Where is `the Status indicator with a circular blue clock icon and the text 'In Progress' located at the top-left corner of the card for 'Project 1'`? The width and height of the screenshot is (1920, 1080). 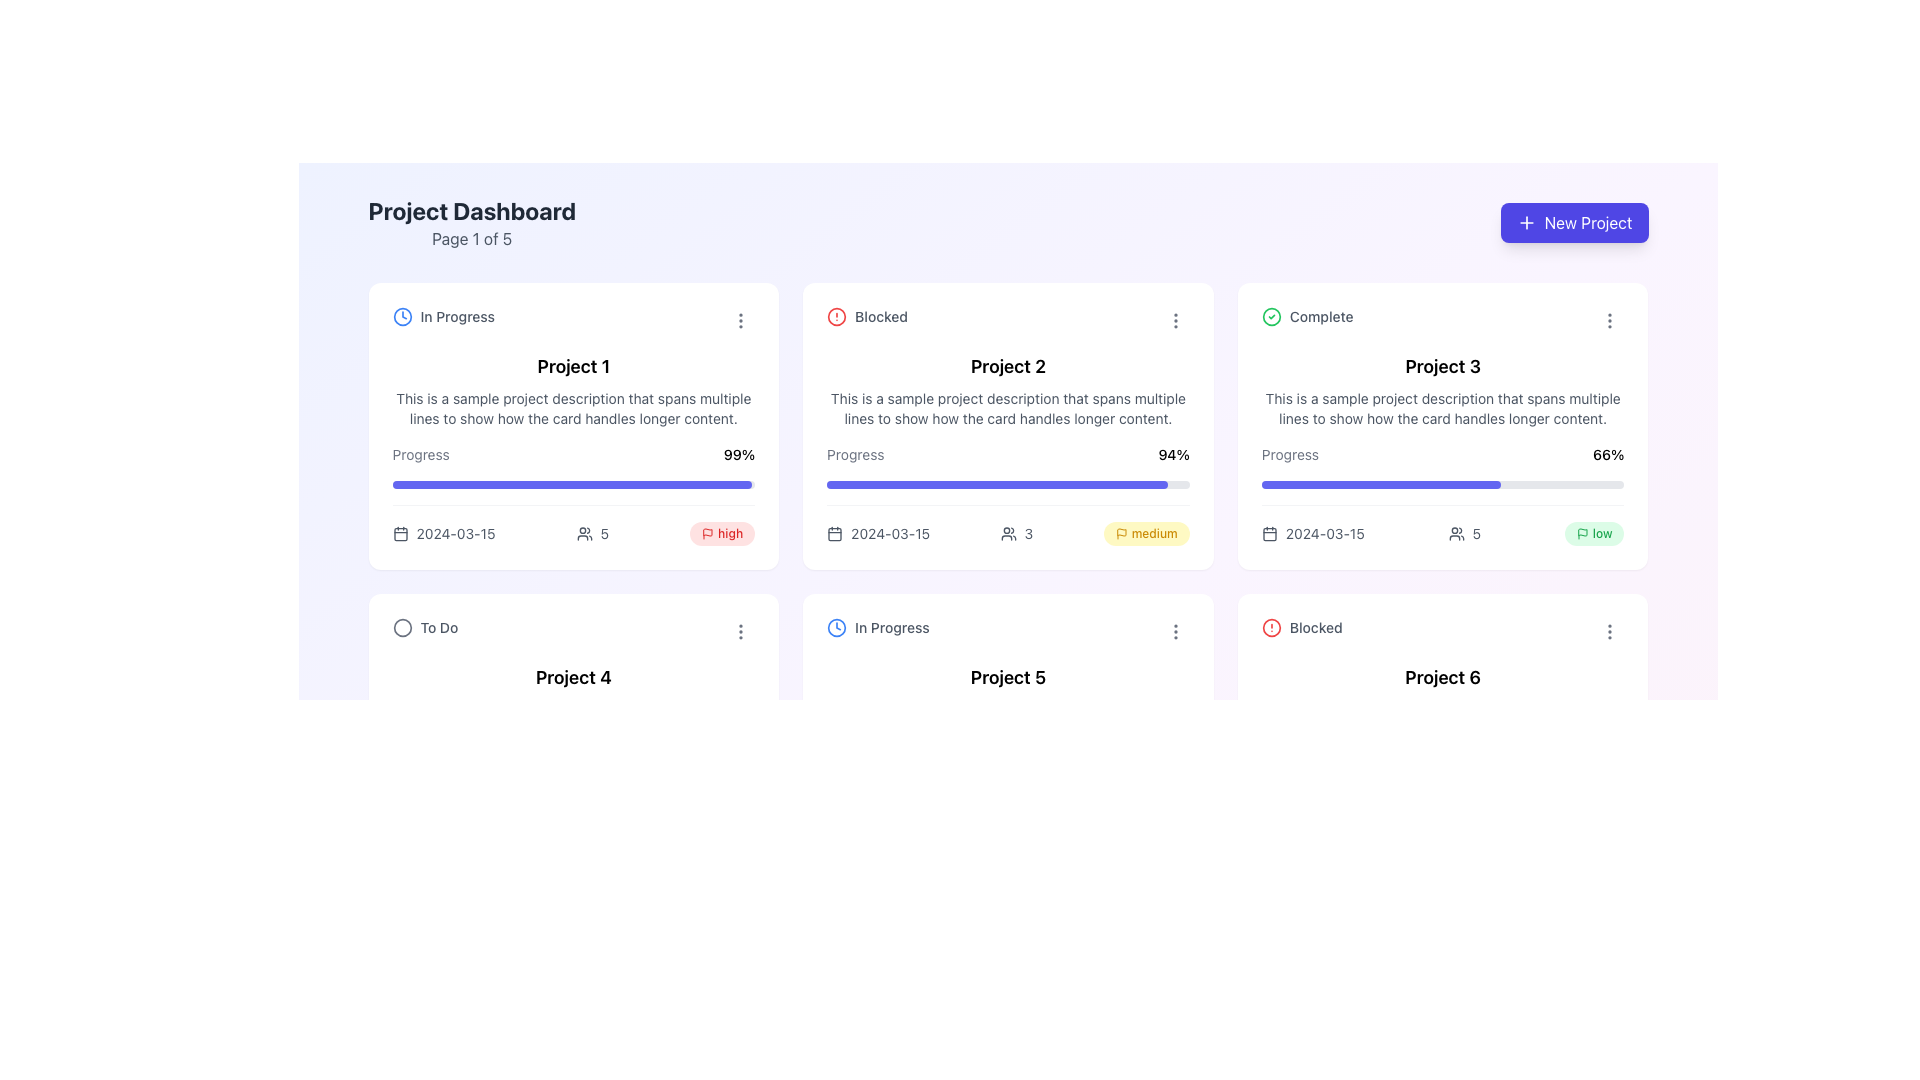 the Status indicator with a circular blue clock icon and the text 'In Progress' located at the top-left corner of the card for 'Project 1' is located at coordinates (442, 315).